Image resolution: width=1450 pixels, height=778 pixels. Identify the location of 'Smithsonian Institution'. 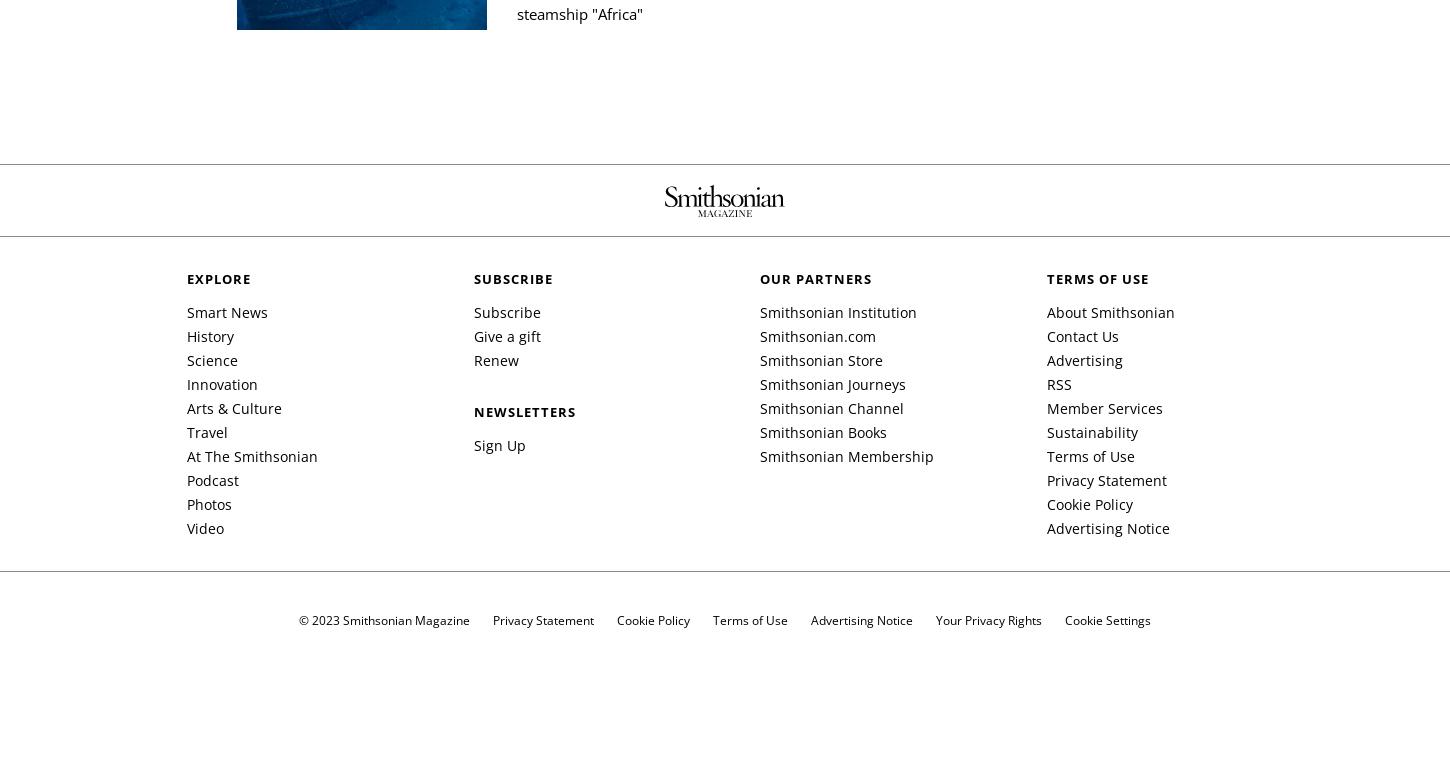
(838, 311).